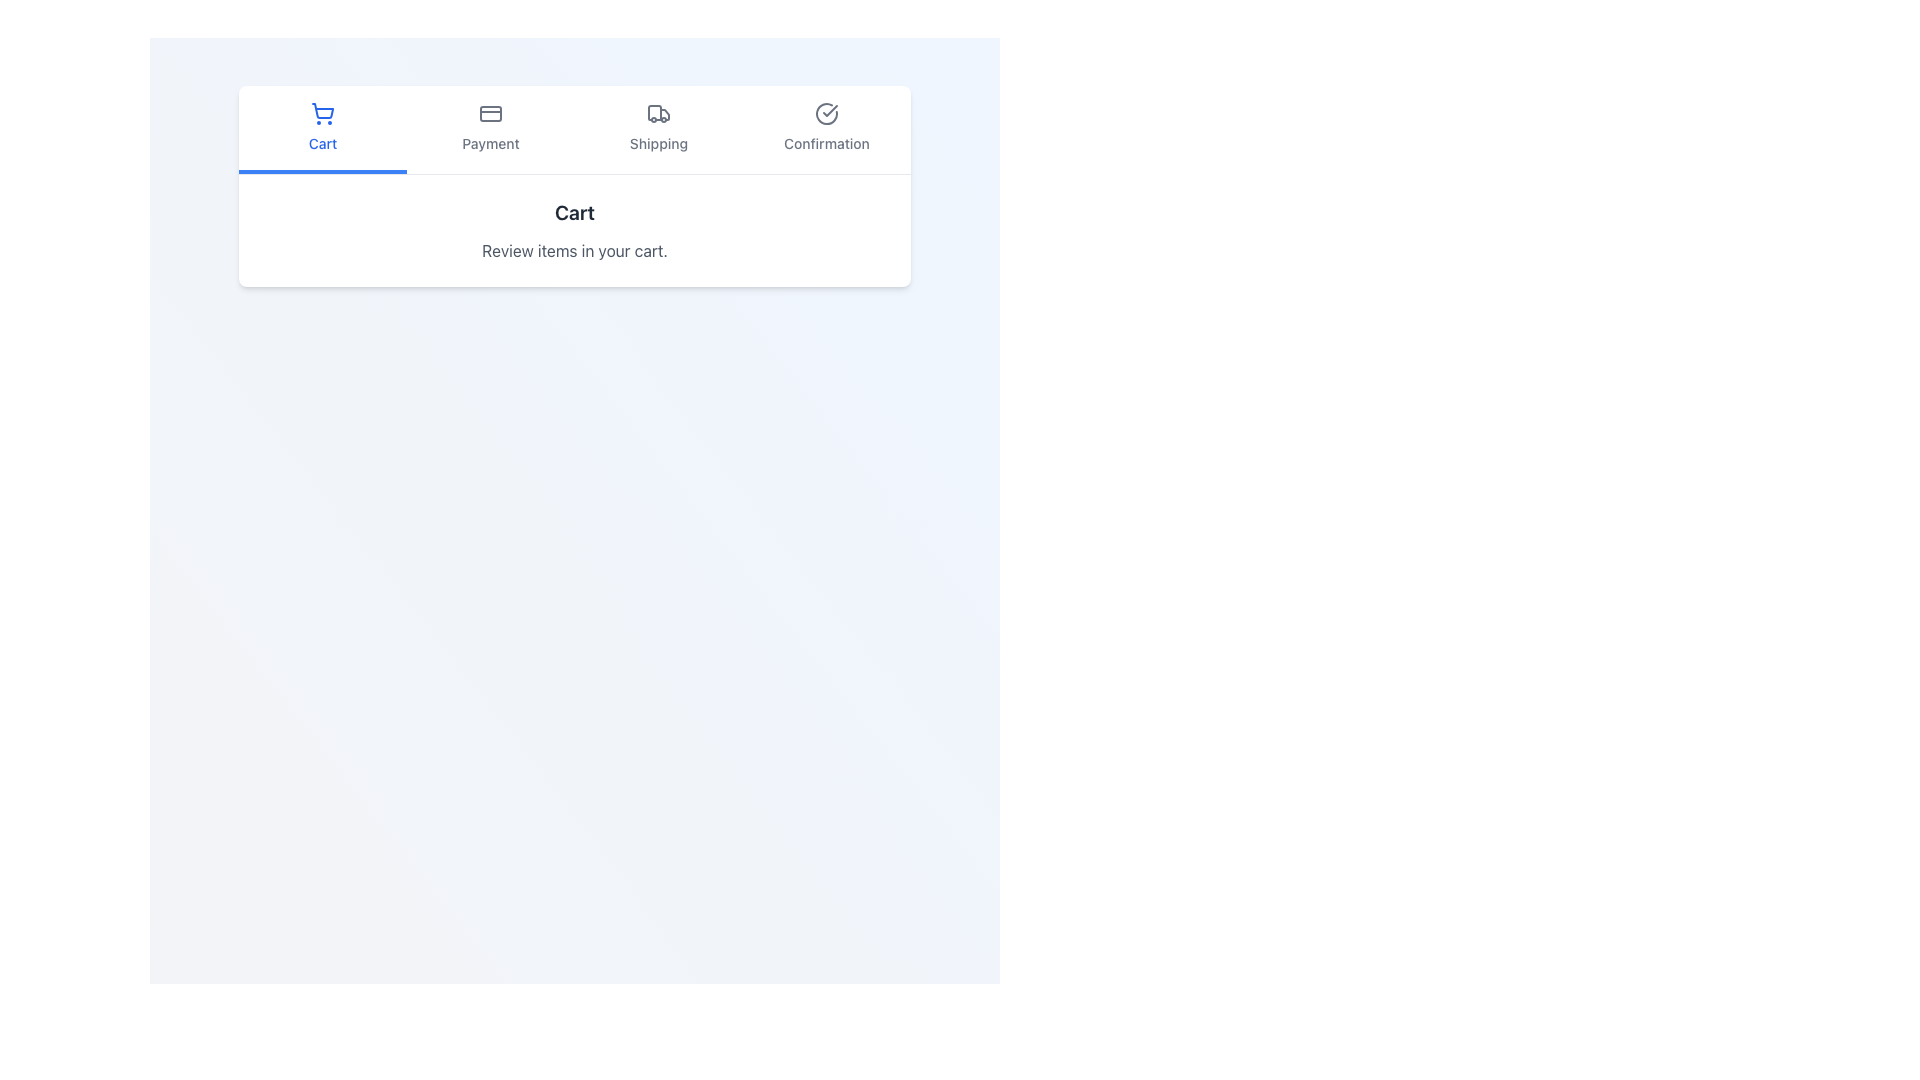  Describe the element at coordinates (322, 127) in the screenshot. I see `the Navigation link labeled 'Cart' with a shopping cart icon for keyboard navigation` at that location.